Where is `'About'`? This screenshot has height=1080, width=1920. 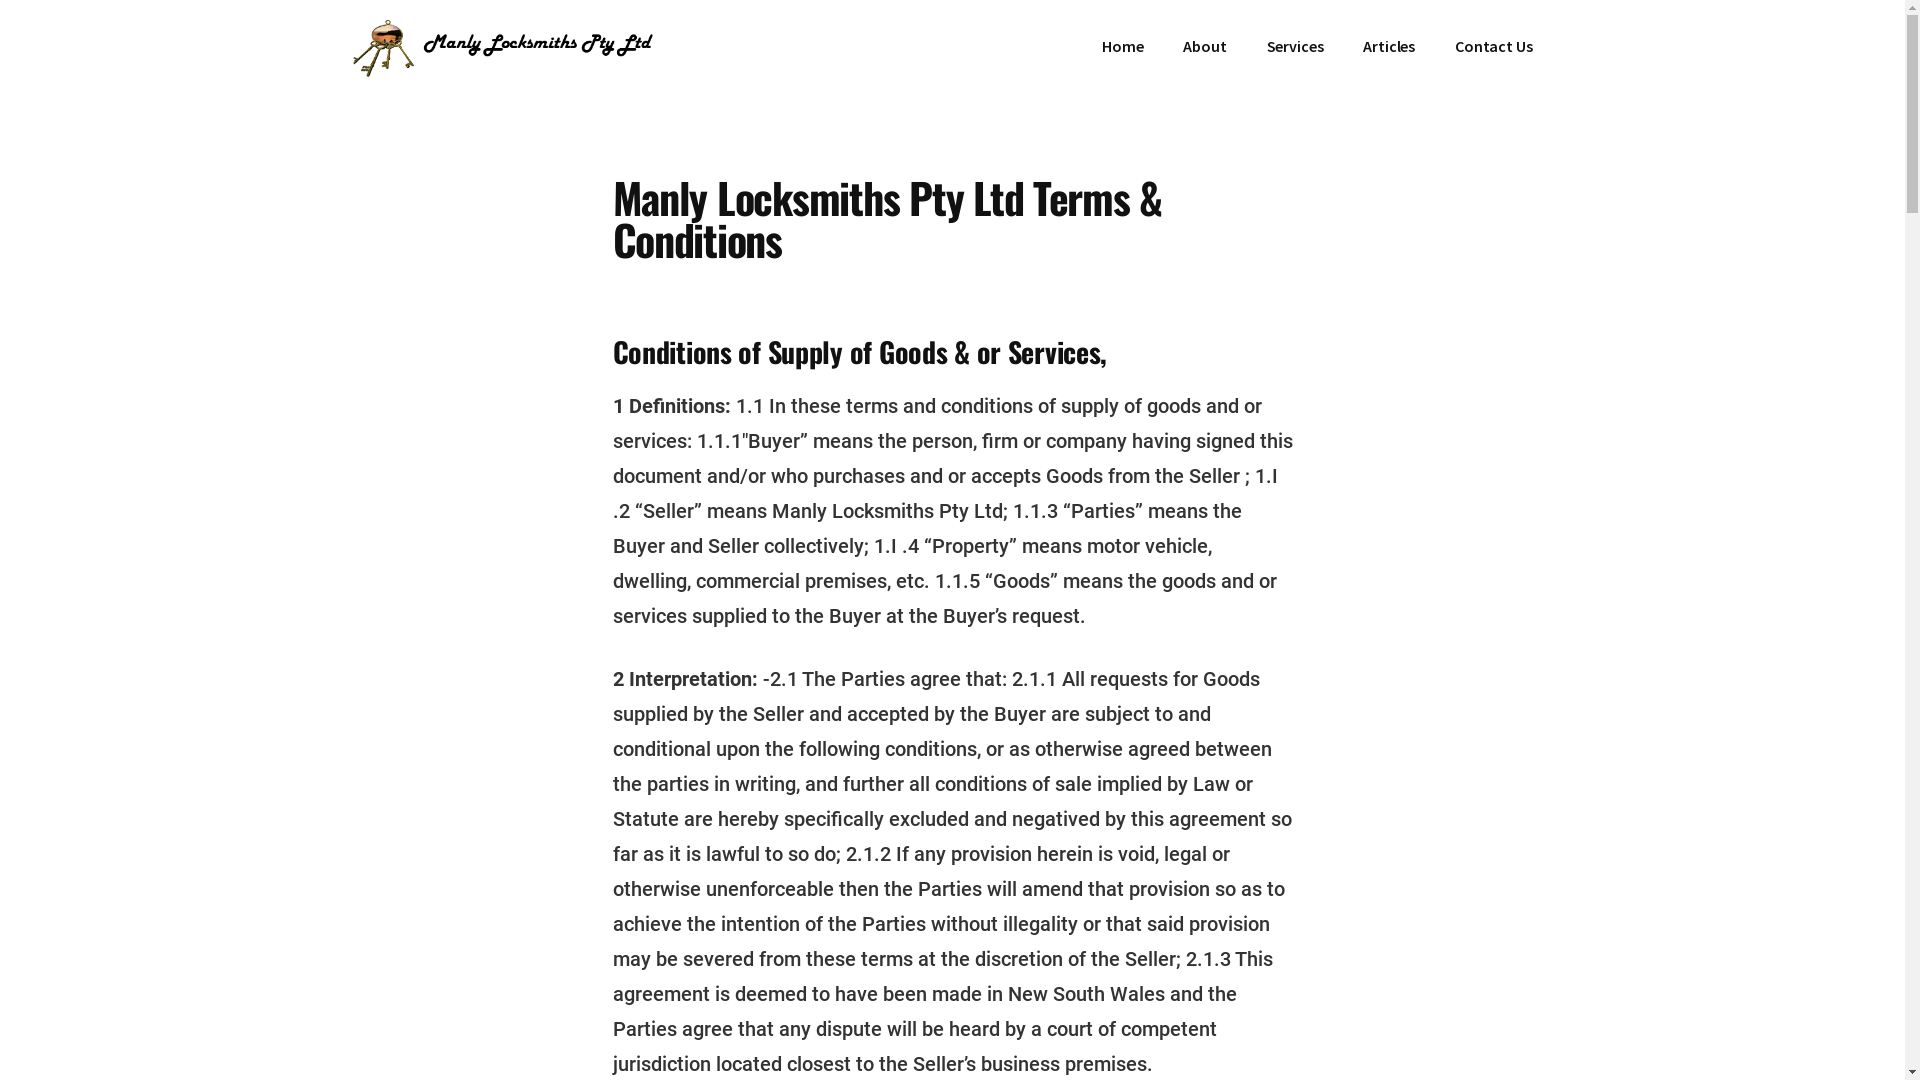
'About' is located at coordinates (1203, 45).